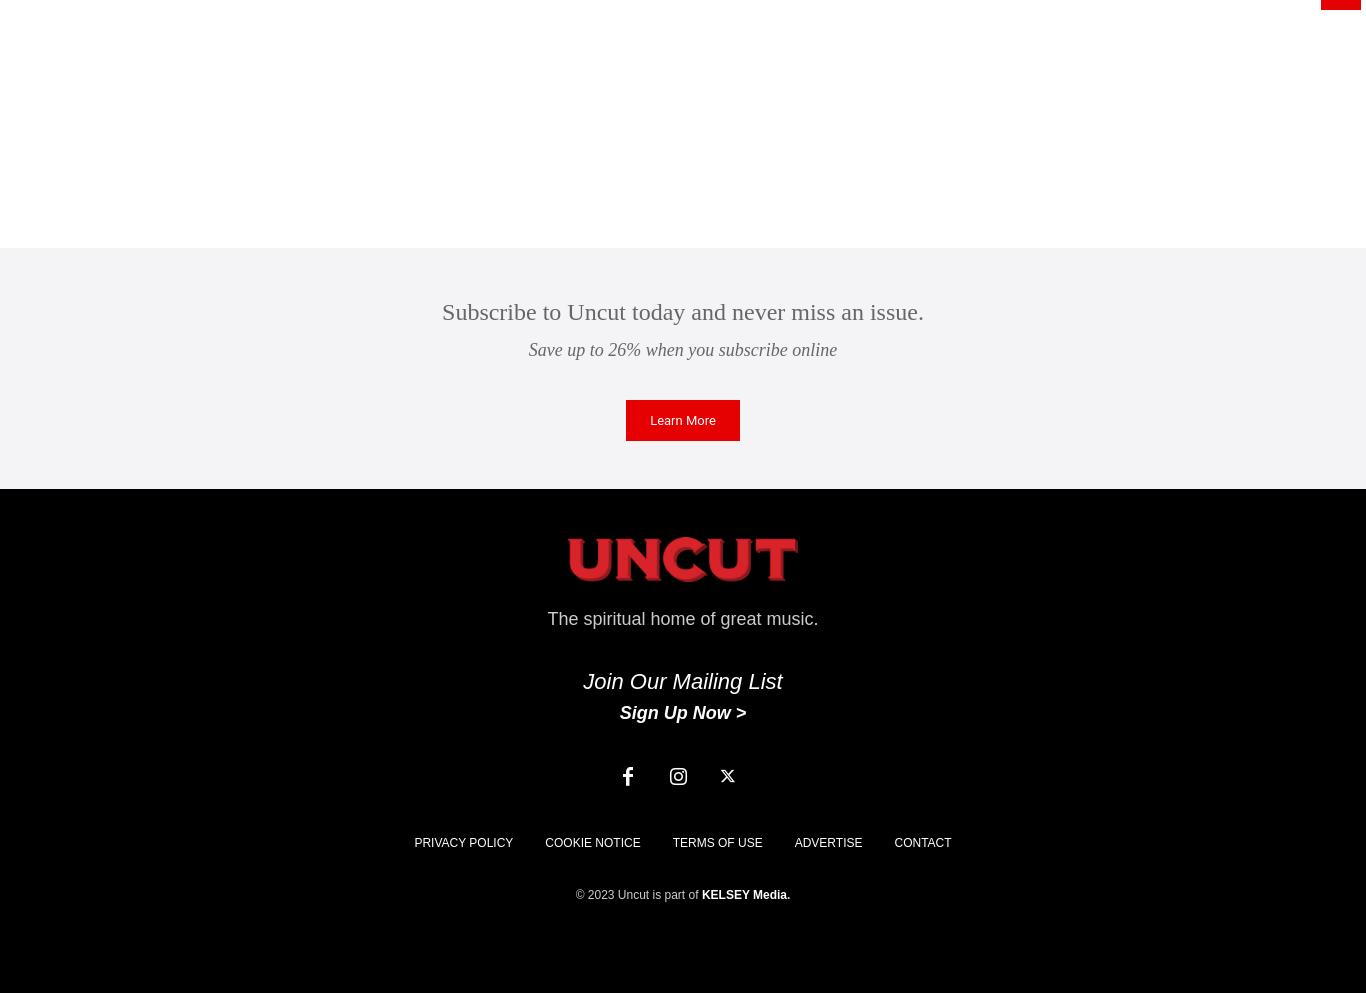  What do you see at coordinates (744, 894) in the screenshot?
I see `'KELSEY Media'` at bounding box center [744, 894].